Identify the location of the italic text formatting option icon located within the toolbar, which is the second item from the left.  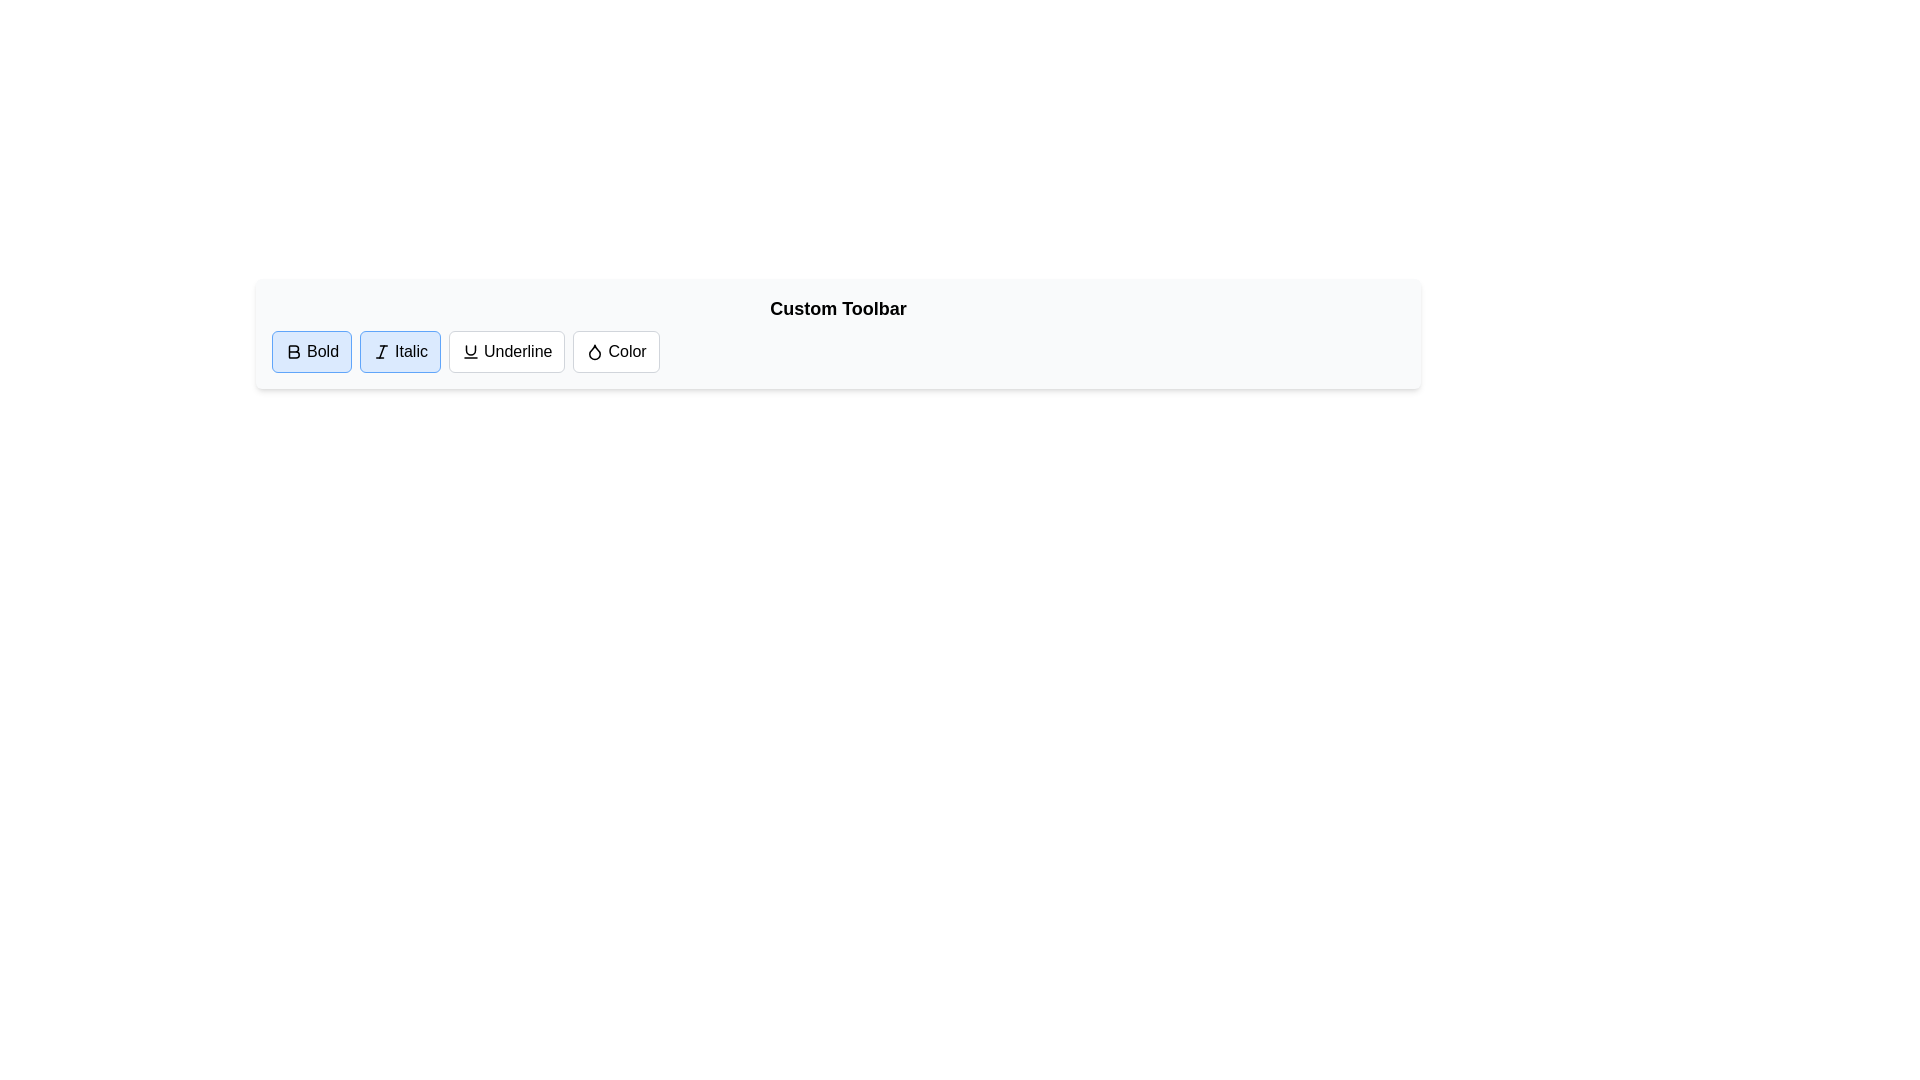
(382, 350).